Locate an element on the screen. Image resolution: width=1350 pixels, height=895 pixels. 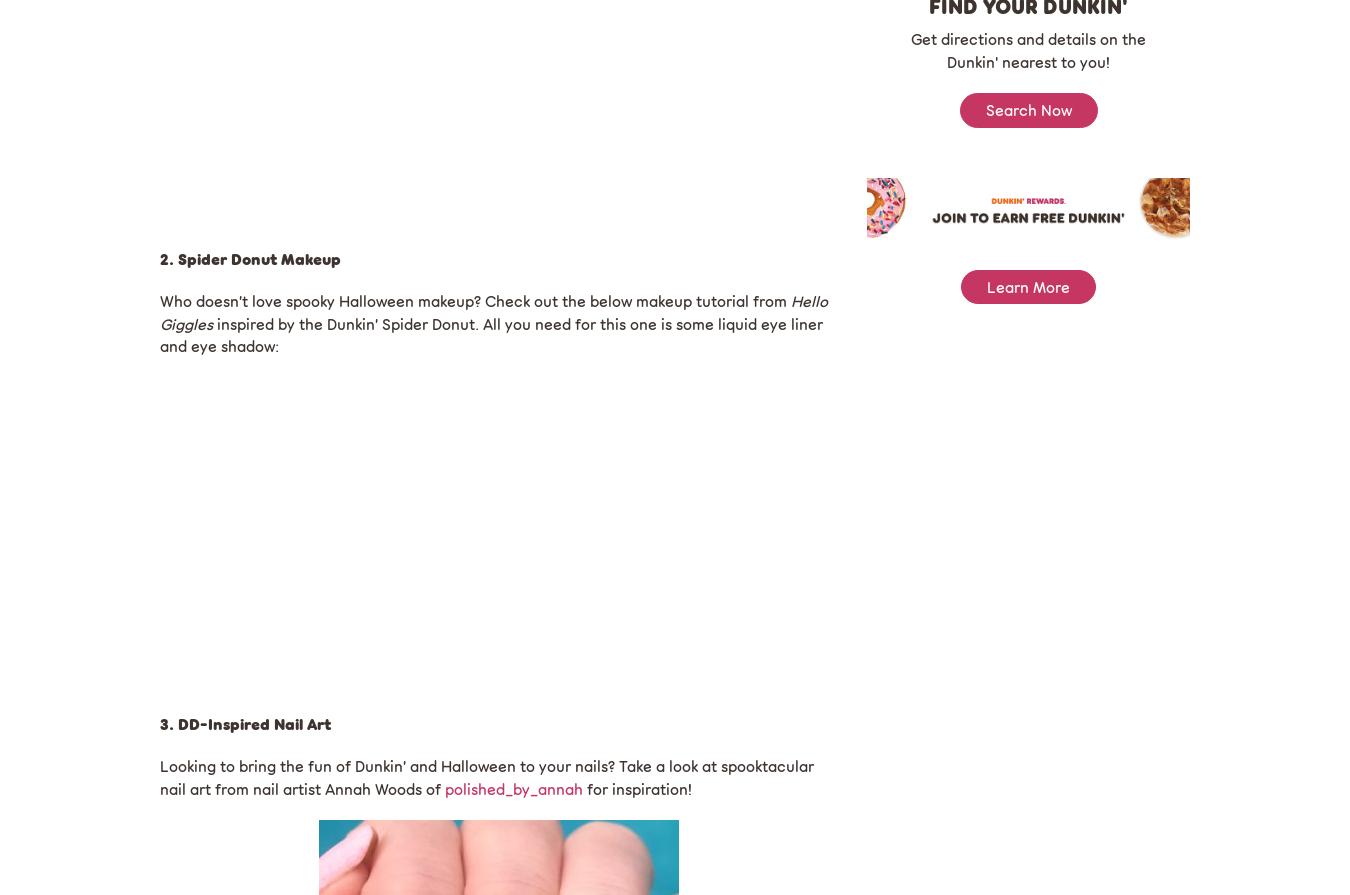
'Get directions and details on the Dunkin' nearest to you!' is located at coordinates (1028, 50).